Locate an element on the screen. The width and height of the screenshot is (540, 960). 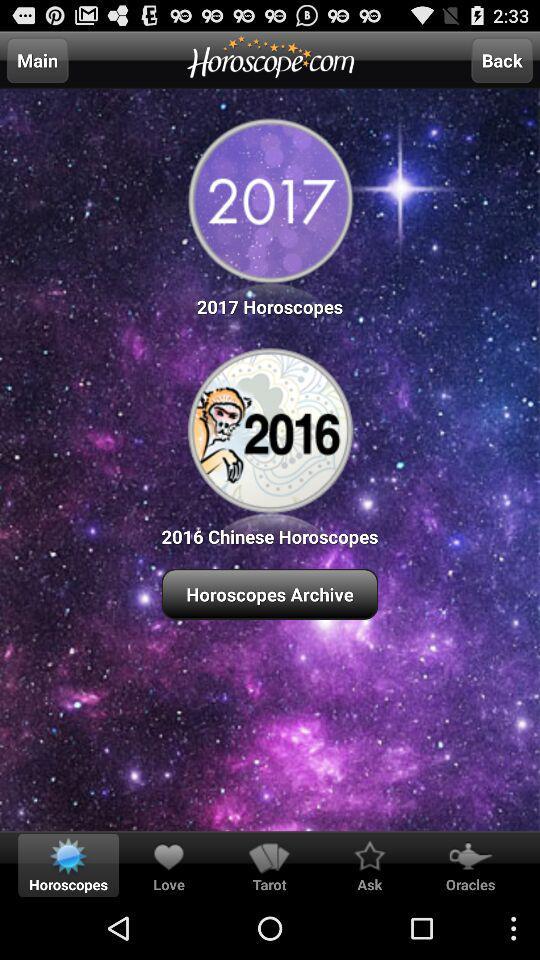
the button above the horoscopes archive item is located at coordinates (270, 444).